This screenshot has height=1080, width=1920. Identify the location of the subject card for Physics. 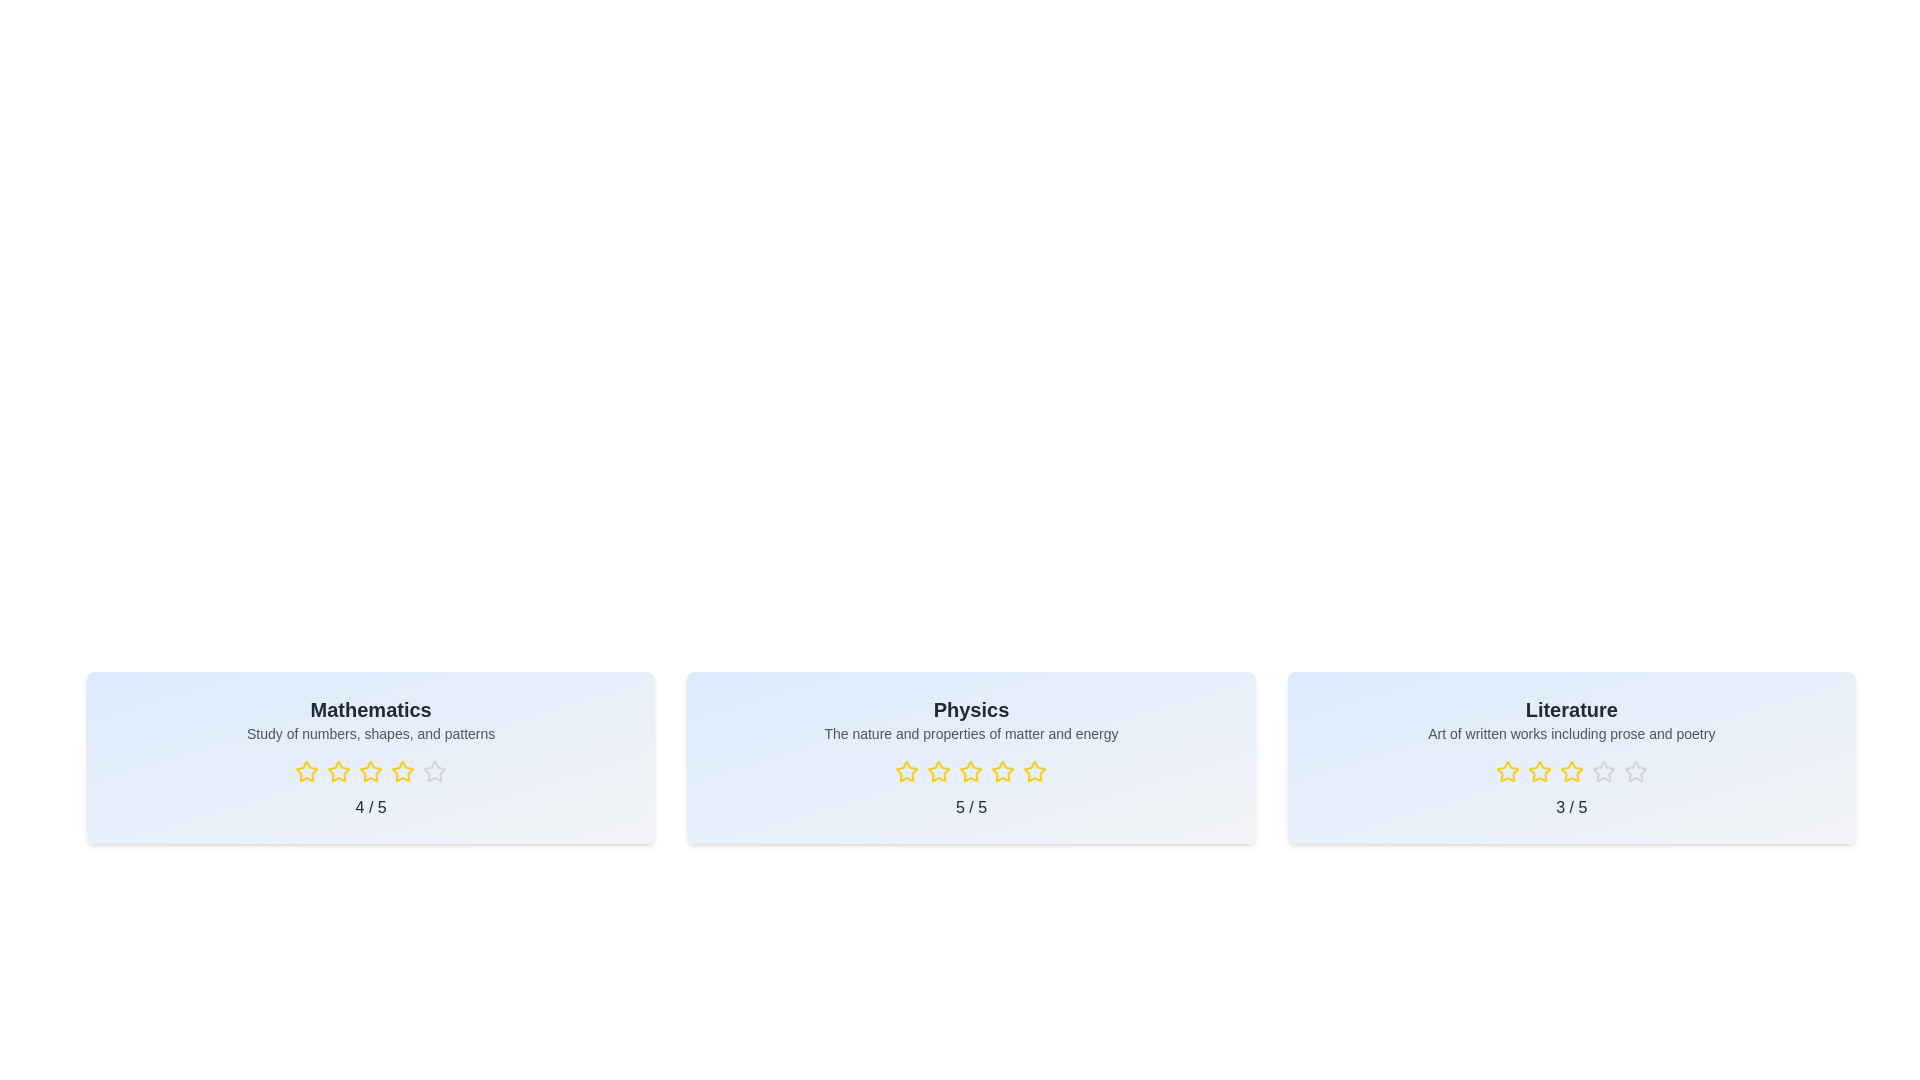
(970, 758).